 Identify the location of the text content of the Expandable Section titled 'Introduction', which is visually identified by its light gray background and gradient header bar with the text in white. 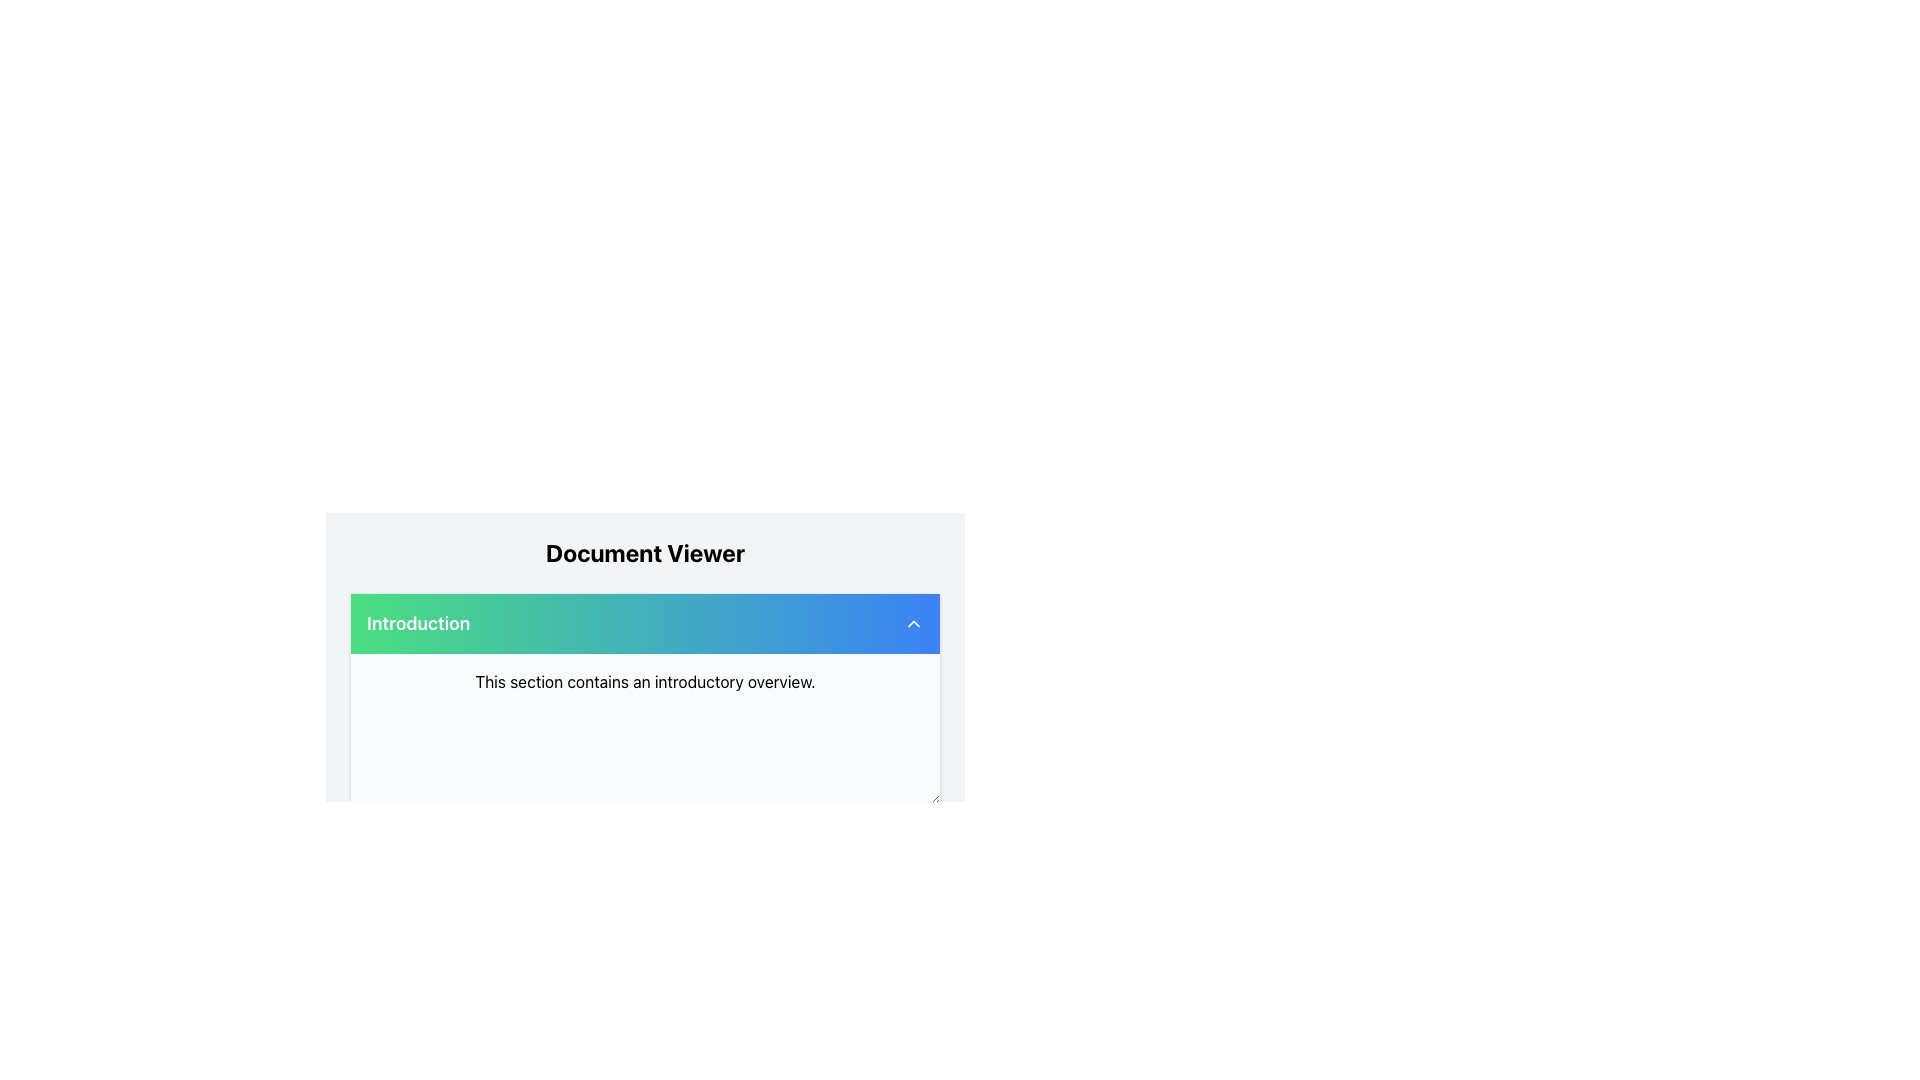
(645, 697).